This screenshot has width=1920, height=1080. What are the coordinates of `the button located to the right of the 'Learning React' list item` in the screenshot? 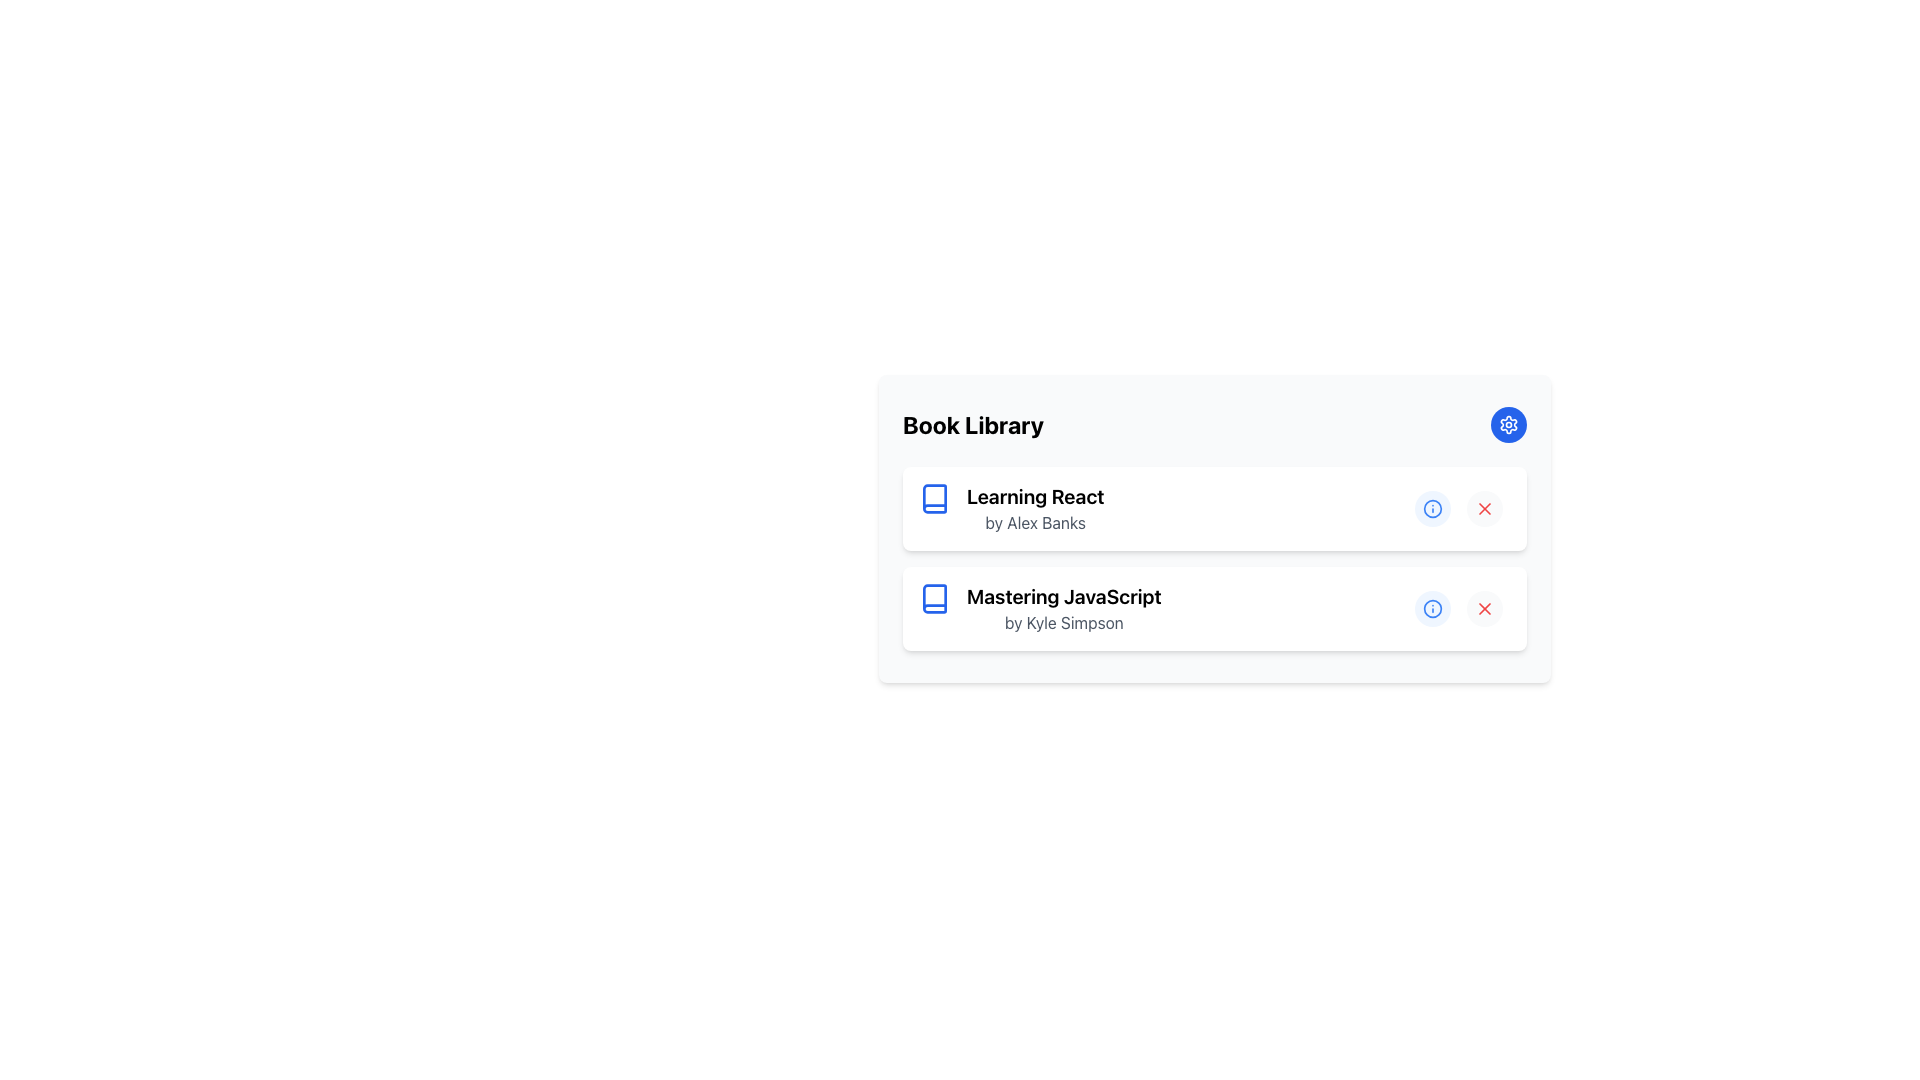 It's located at (1432, 508).